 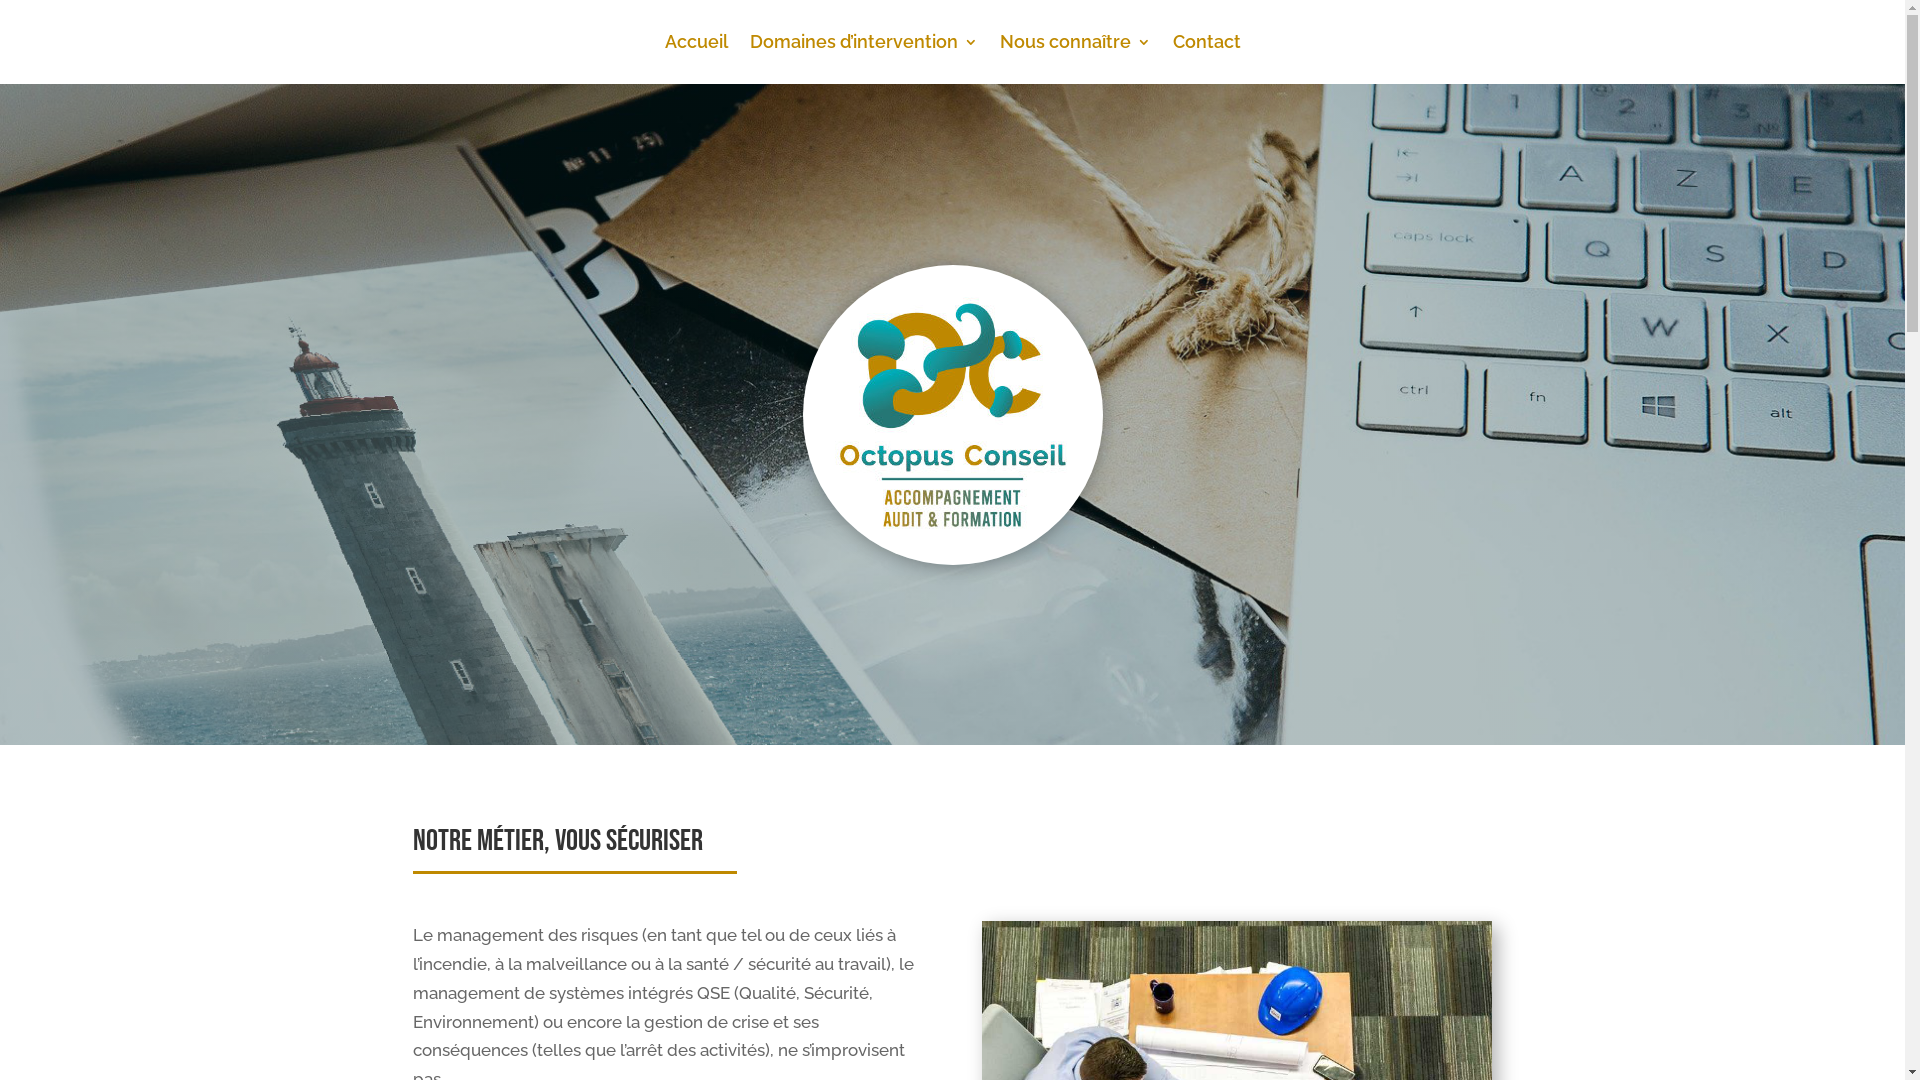 I want to click on 'Contact', so click(x=1171, y=45).